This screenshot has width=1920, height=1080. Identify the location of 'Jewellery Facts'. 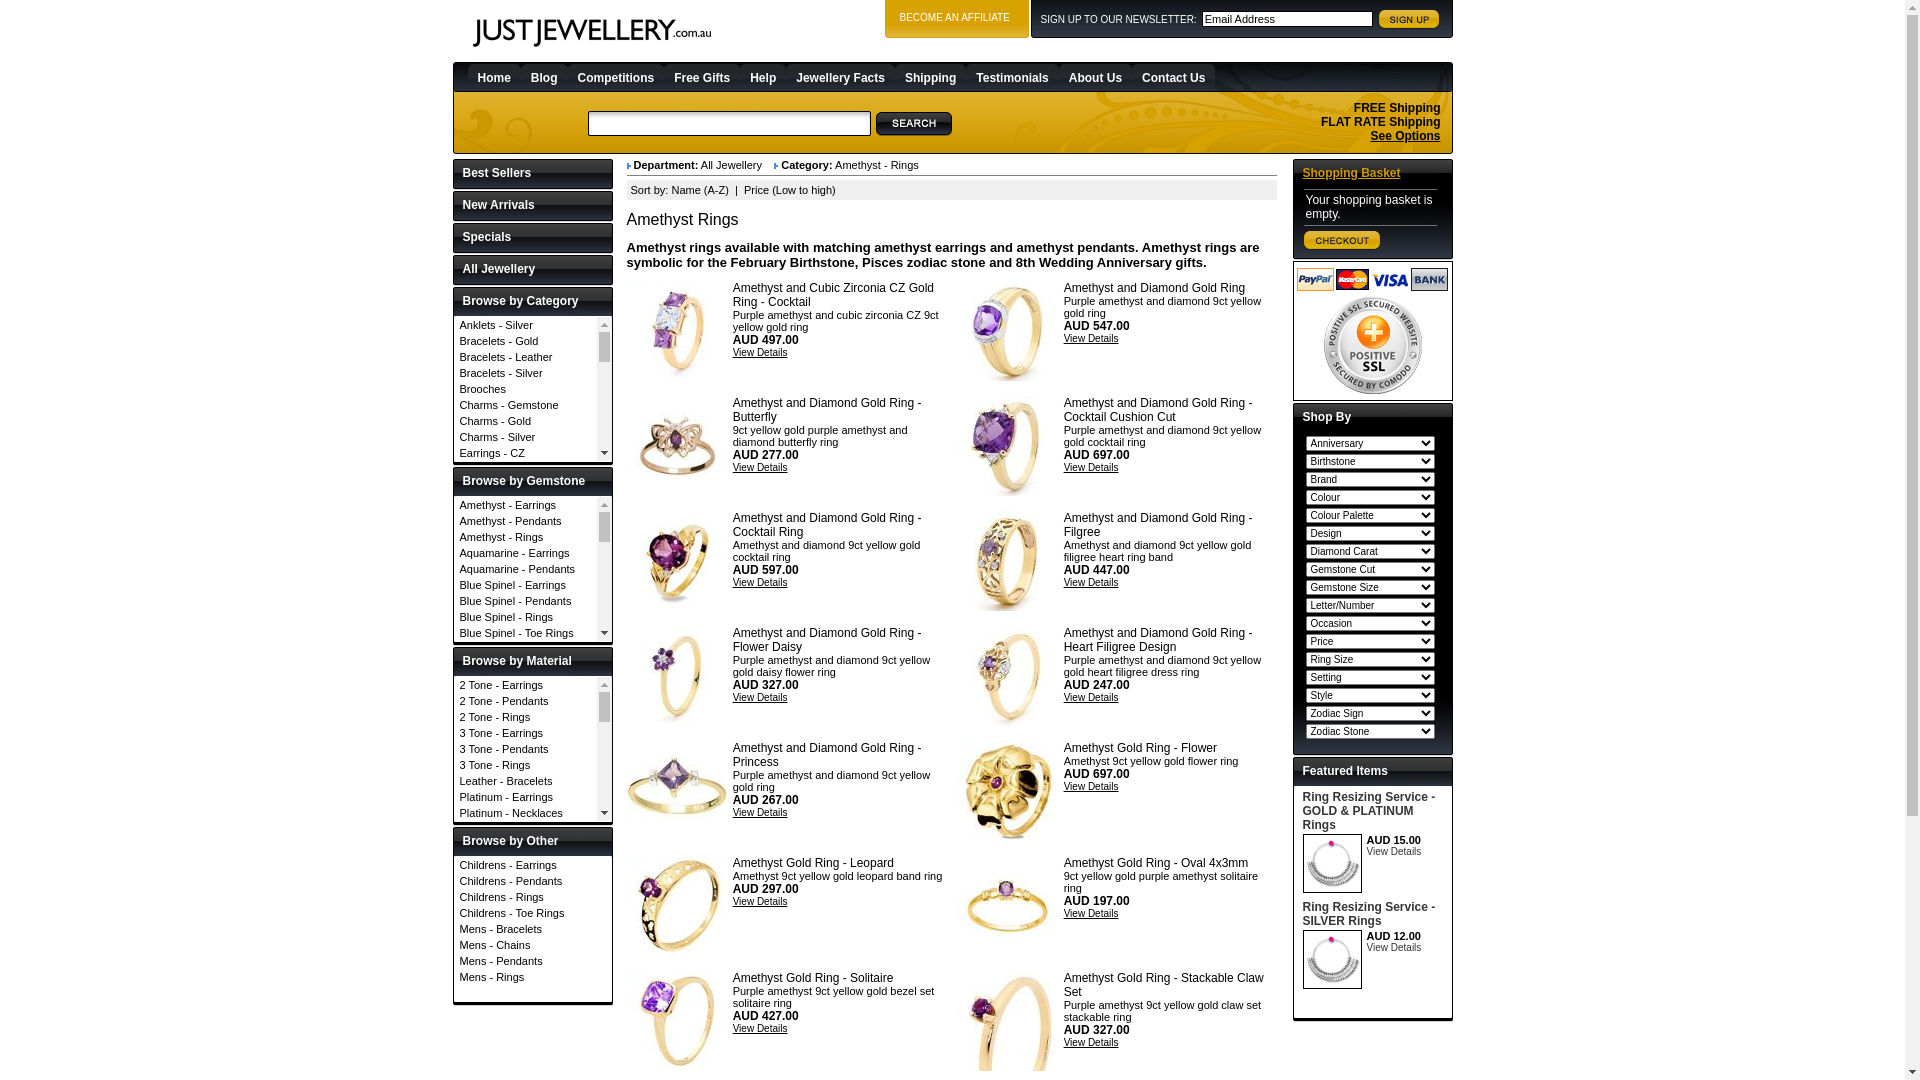
(840, 76).